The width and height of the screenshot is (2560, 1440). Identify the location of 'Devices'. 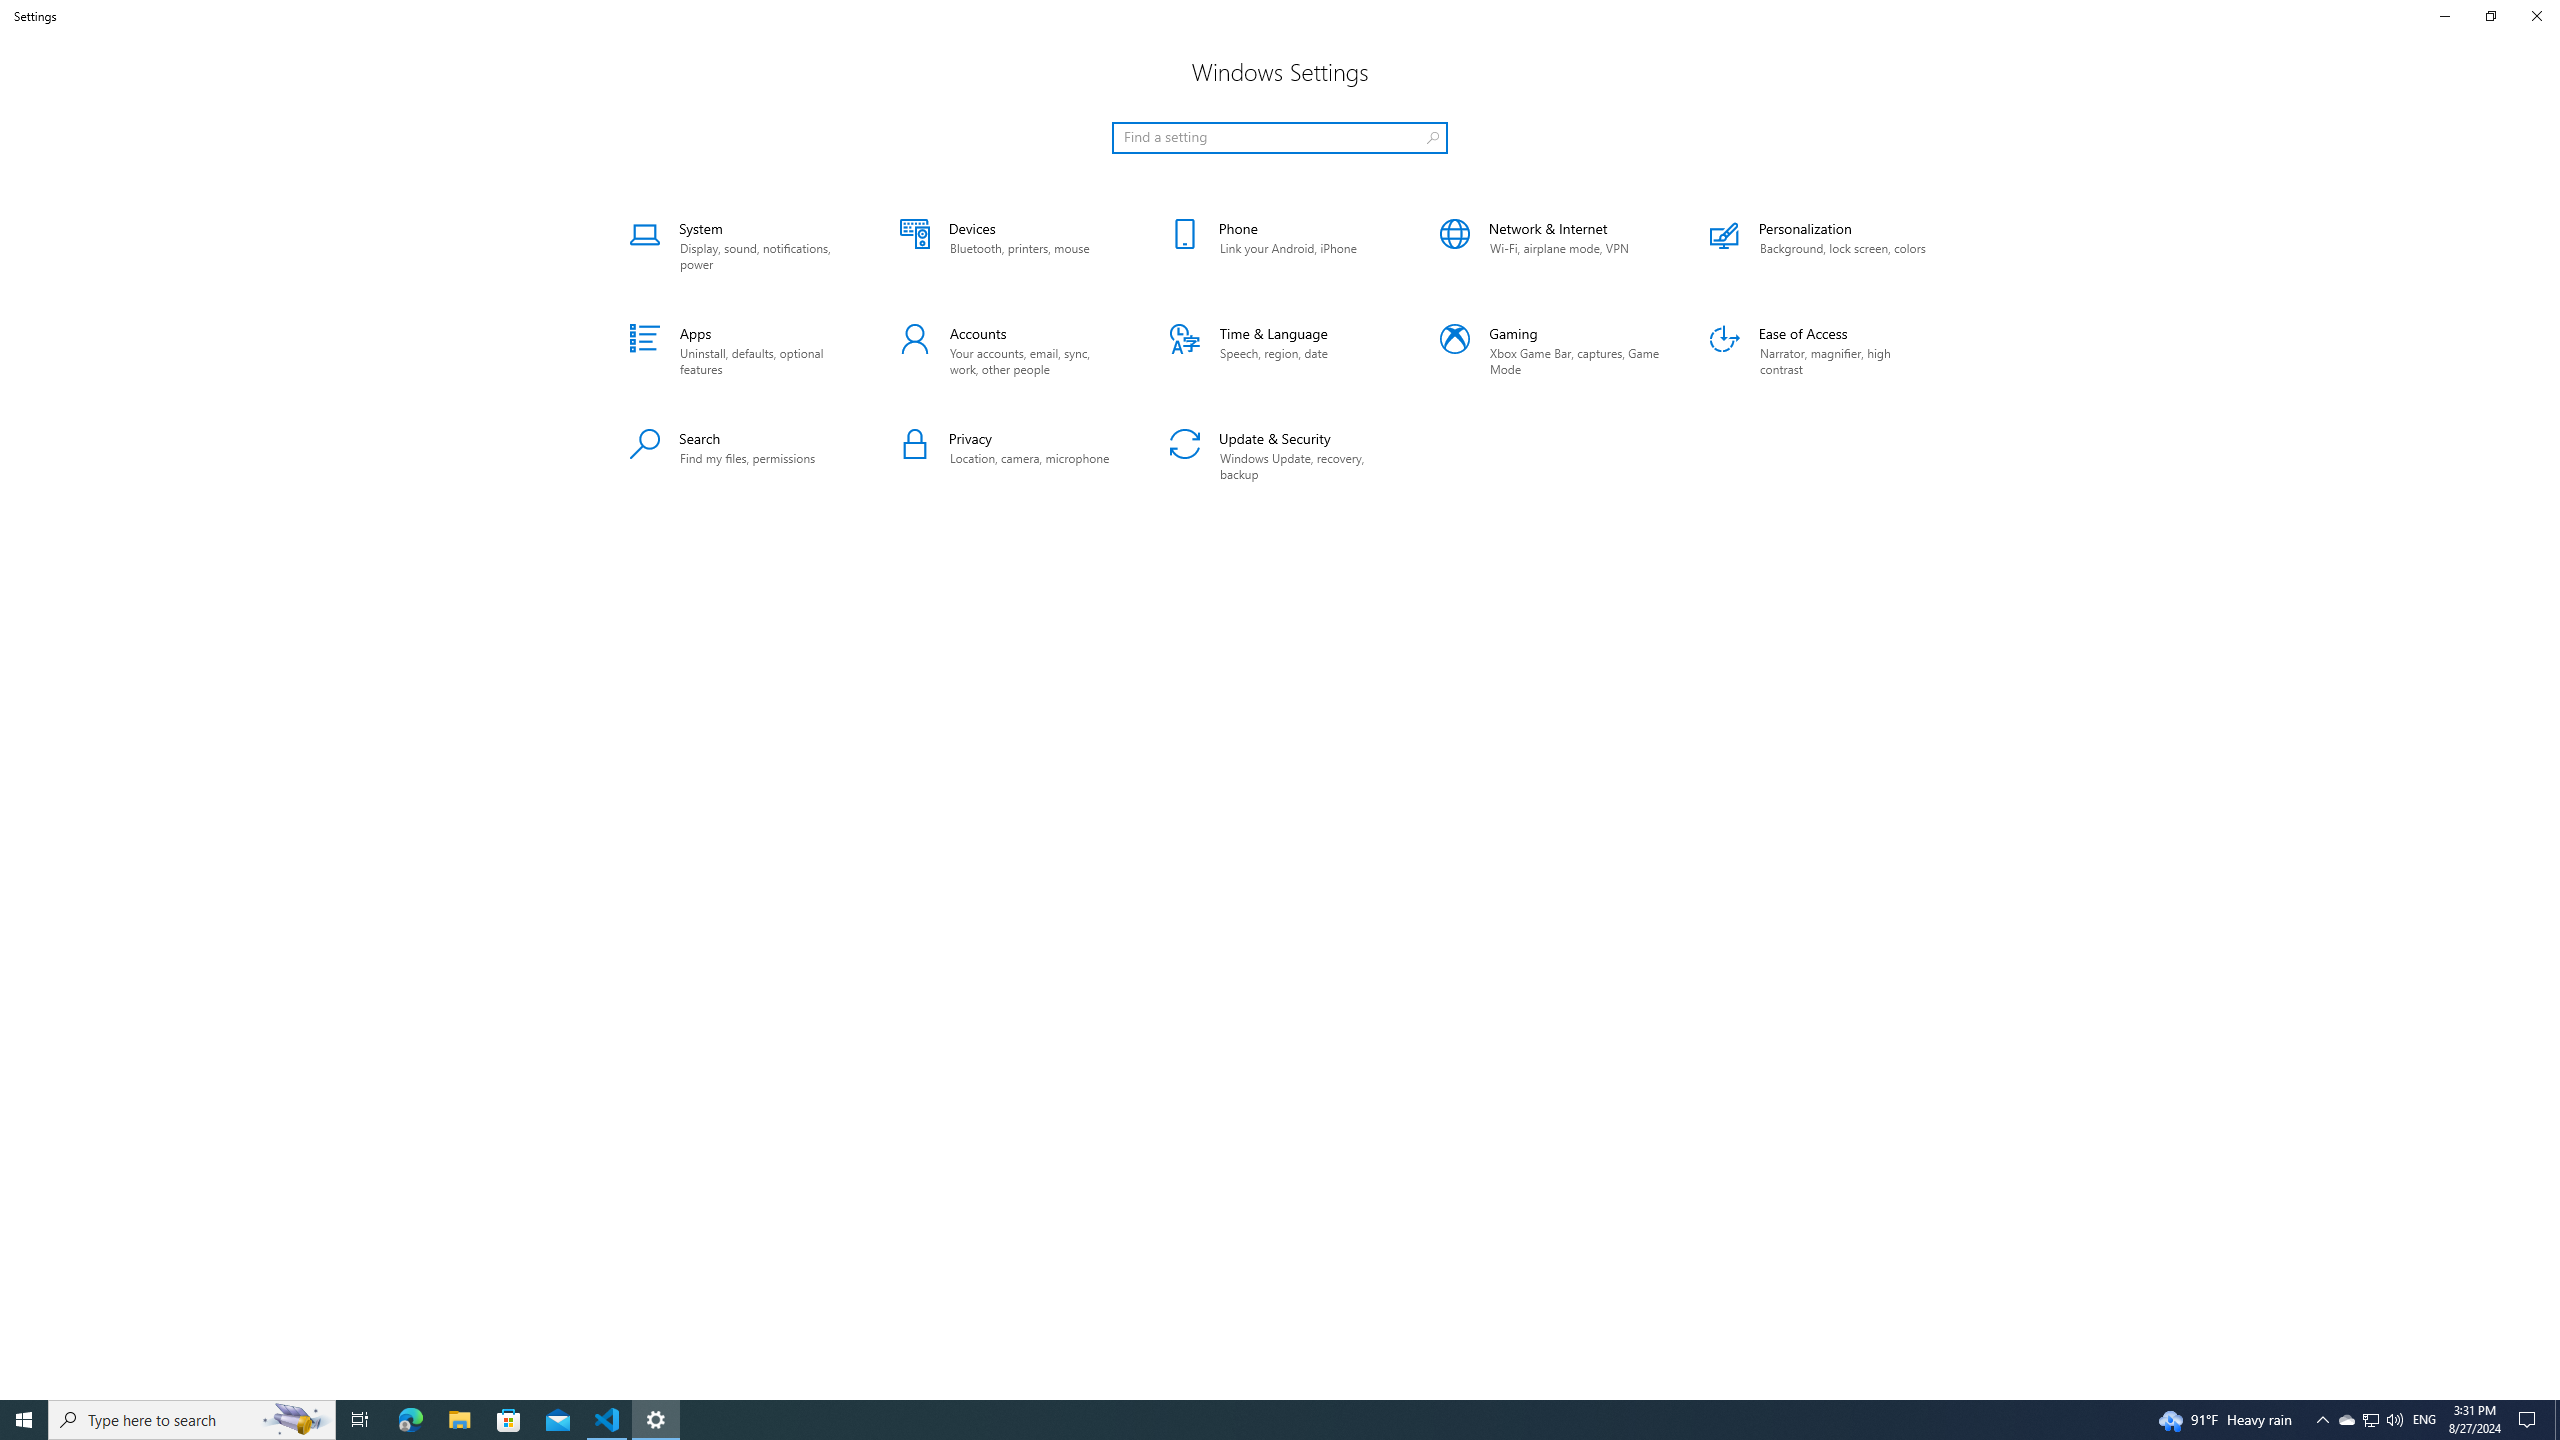
(1008, 245).